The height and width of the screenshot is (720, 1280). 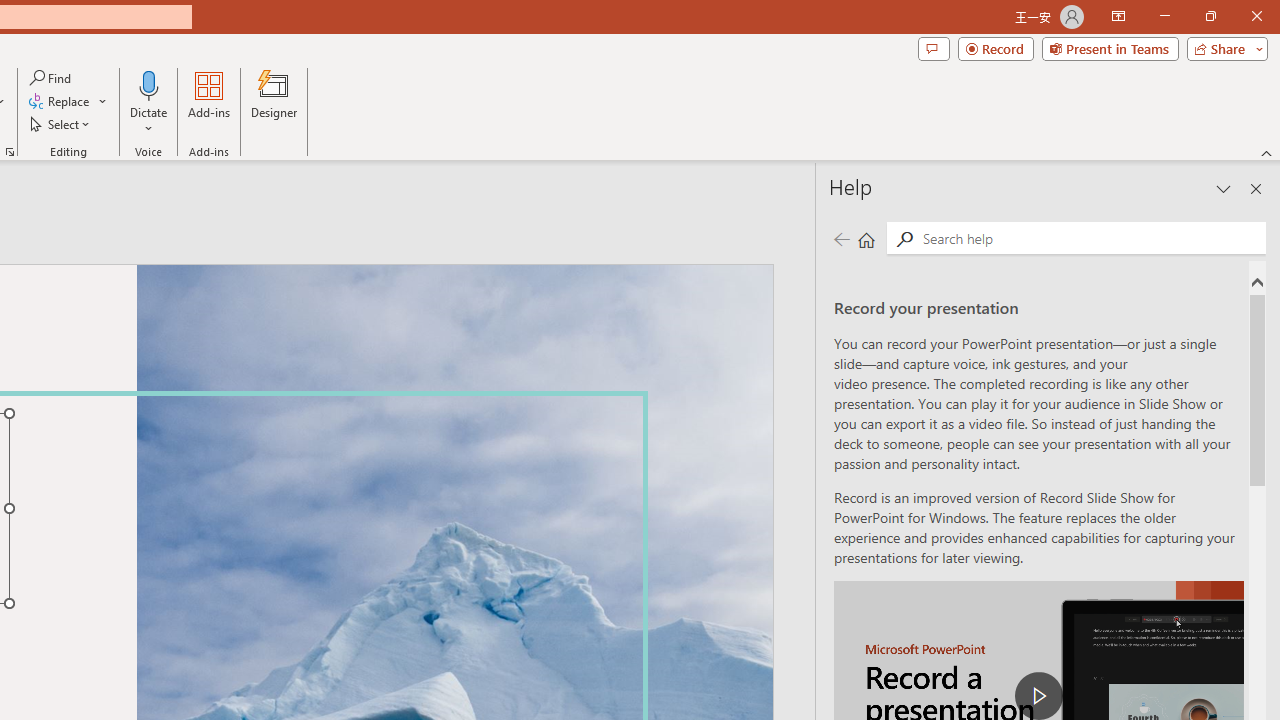 What do you see at coordinates (841, 238) in the screenshot?
I see `'Previous page'` at bounding box center [841, 238].